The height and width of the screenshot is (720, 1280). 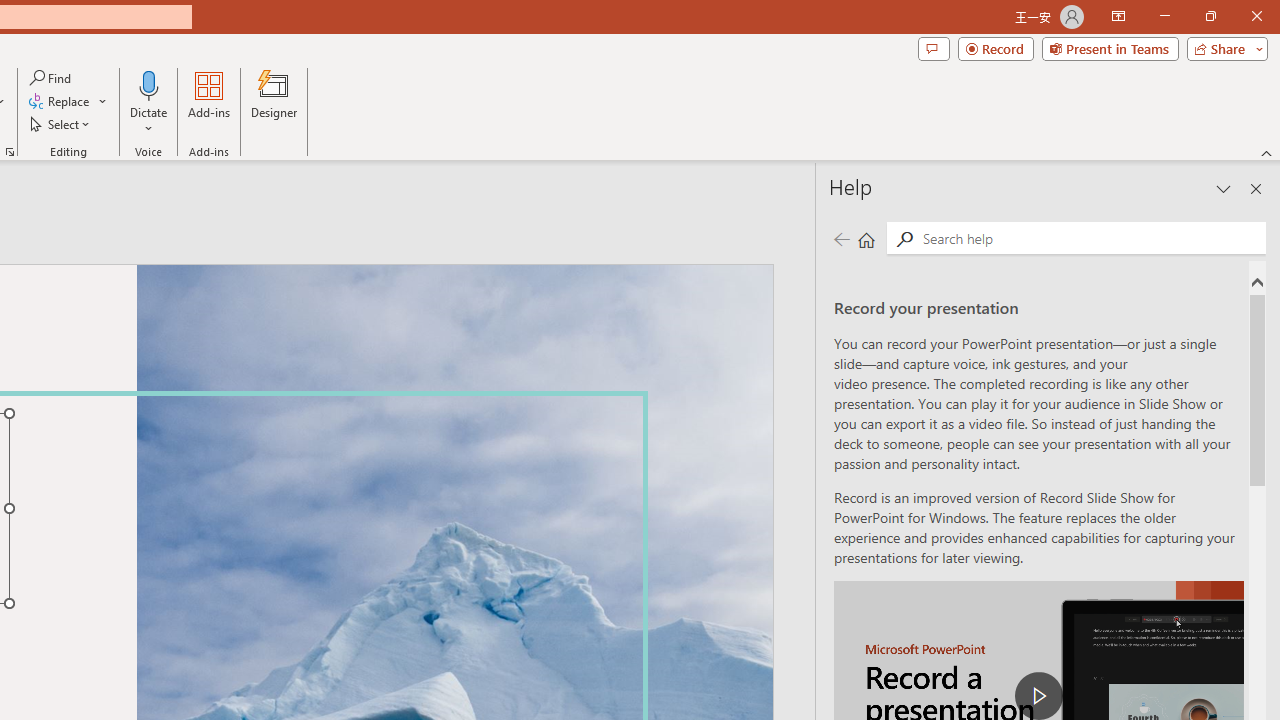 What do you see at coordinates (841, 238) in the screenshot?
I see `'Previous page'` at bounding box center [841, 238].